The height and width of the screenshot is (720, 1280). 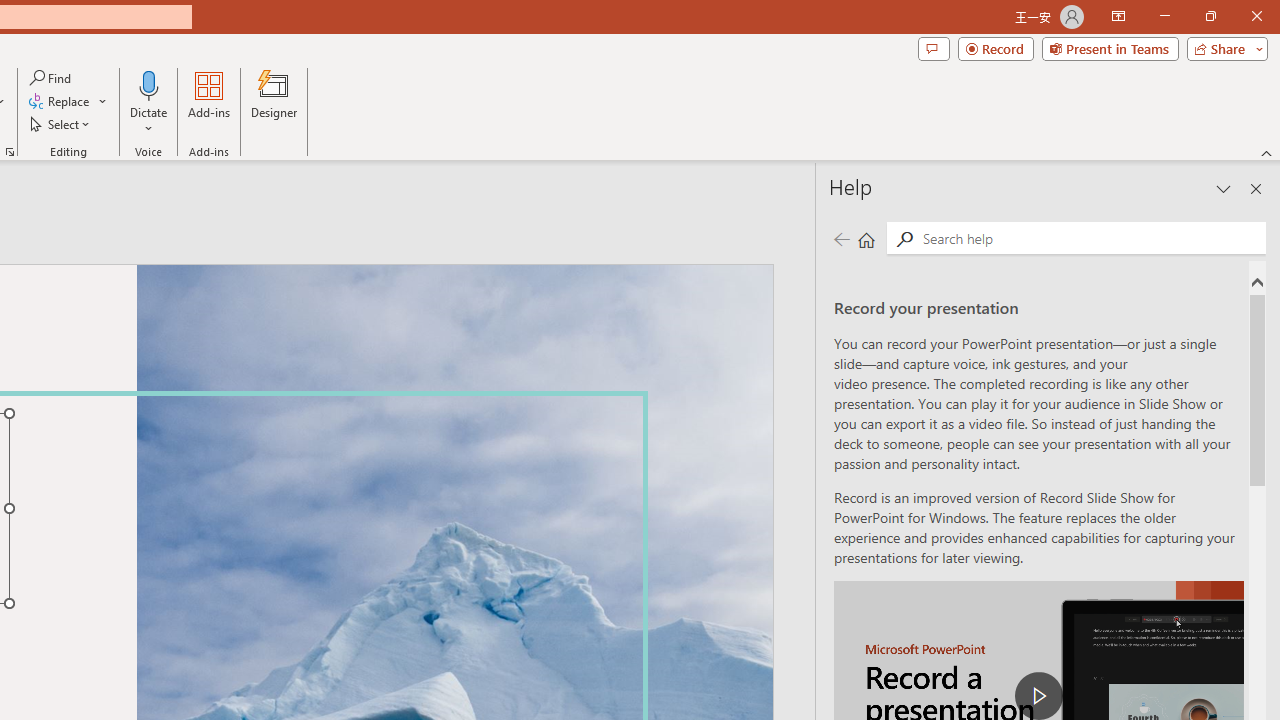 What do you see at coordinates (841, 238) in the screenshot?
I see `'Previous page'` at bounding box center [841, 238].